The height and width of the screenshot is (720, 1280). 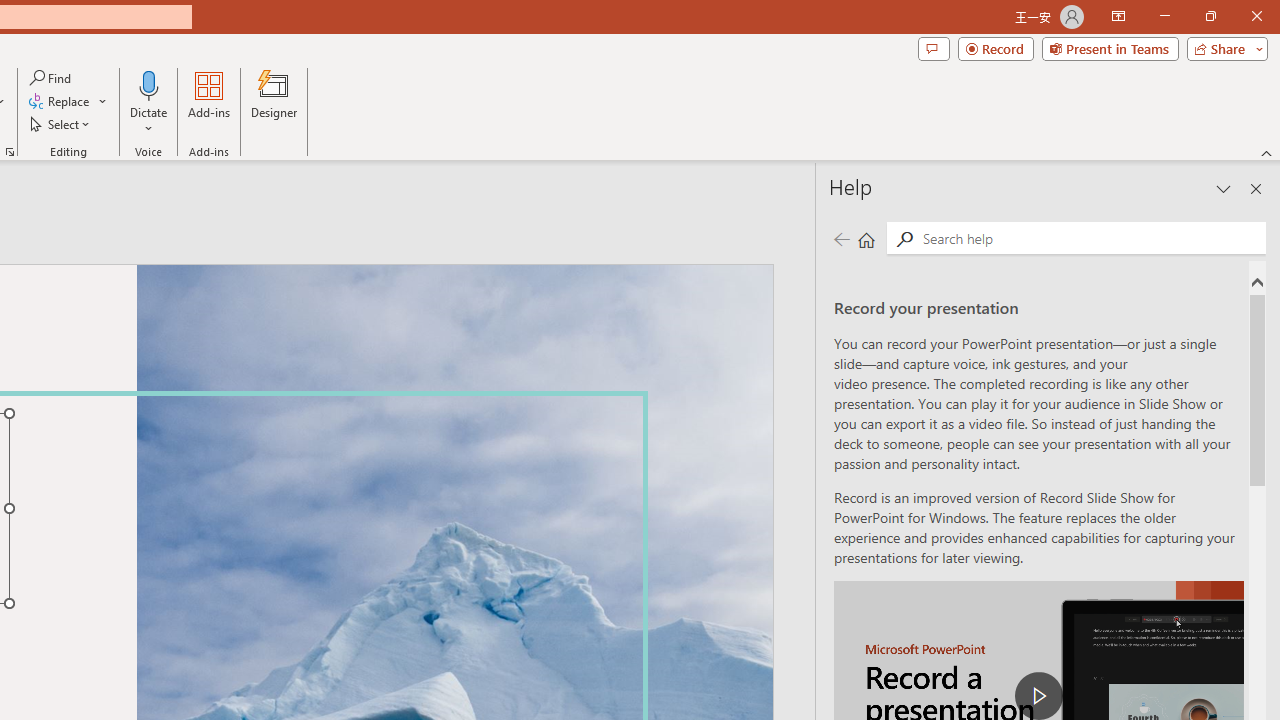 What do you see at coordinates (841, 238) in the screenshot?
I see `'Previous page'` at bounding box center [841, 238].